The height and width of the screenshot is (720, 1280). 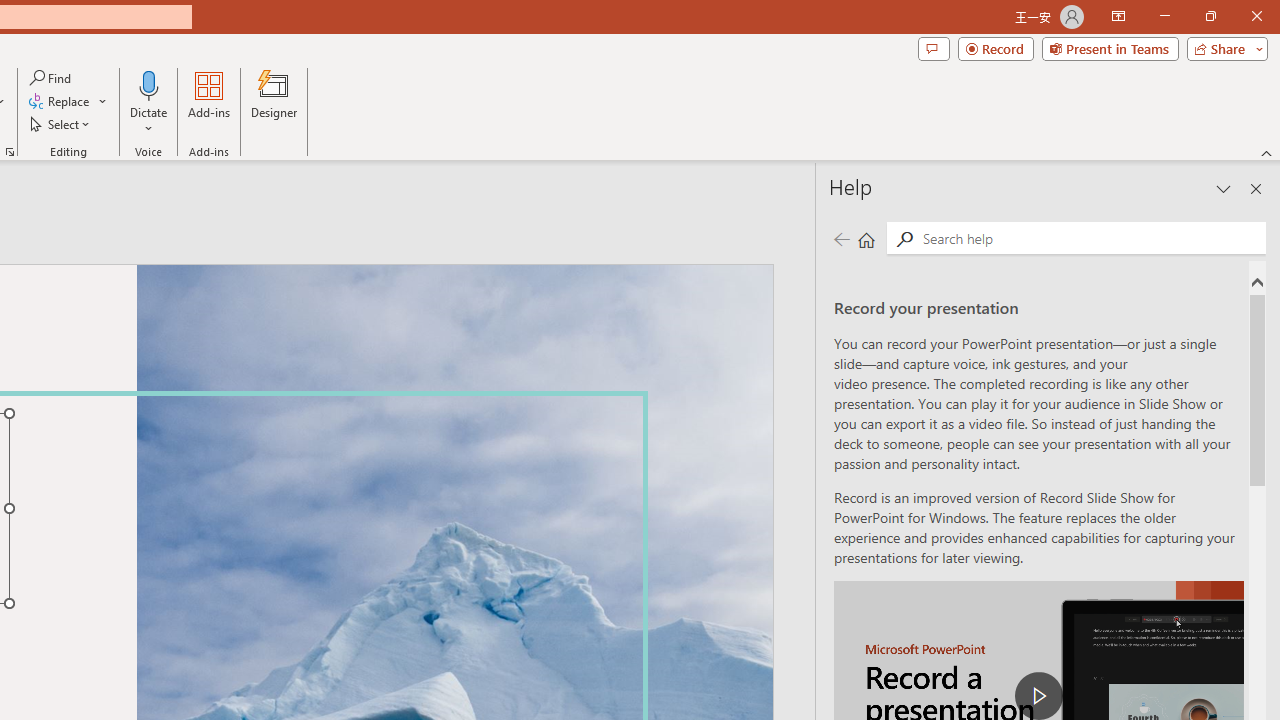 What do you see at coordinates (841, 238) in the screenshot?
I see `'Previous page'` at bounding box center [841, 238].